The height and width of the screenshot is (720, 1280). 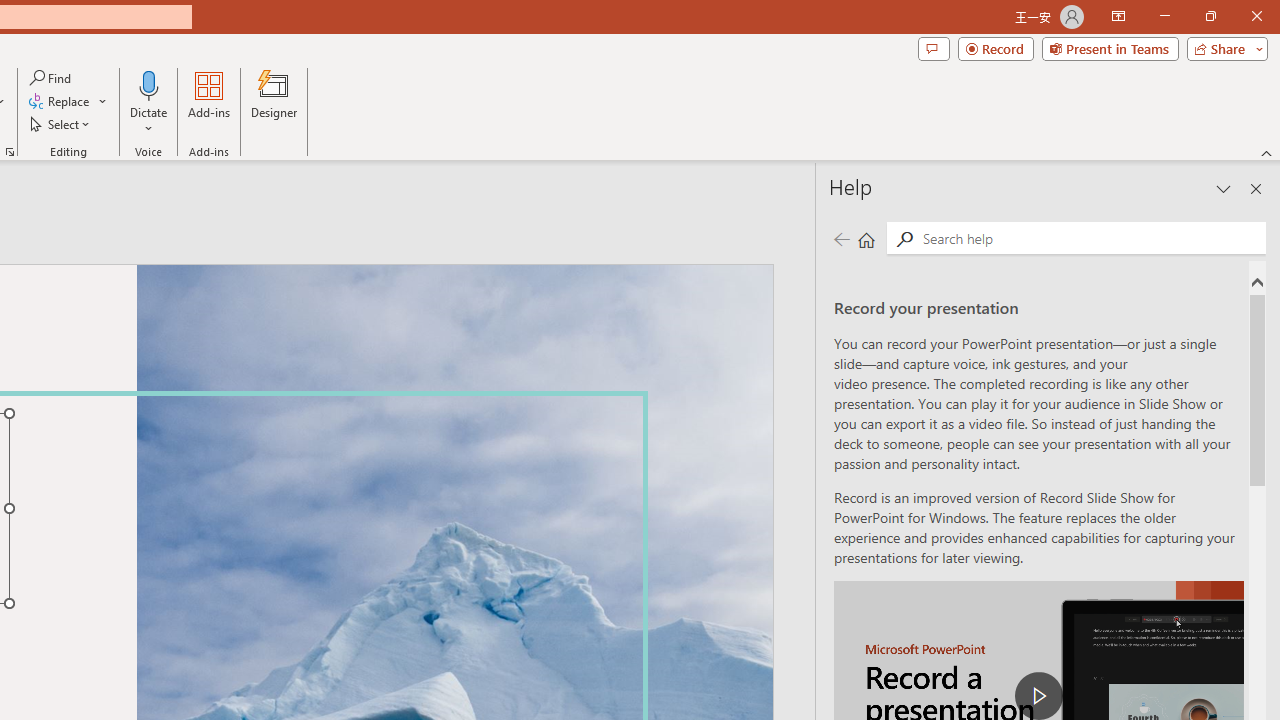 What do you see at coordinates (841, 238) in the screenshot?
I see `'Previous page'` at bounding box center [841, 238].